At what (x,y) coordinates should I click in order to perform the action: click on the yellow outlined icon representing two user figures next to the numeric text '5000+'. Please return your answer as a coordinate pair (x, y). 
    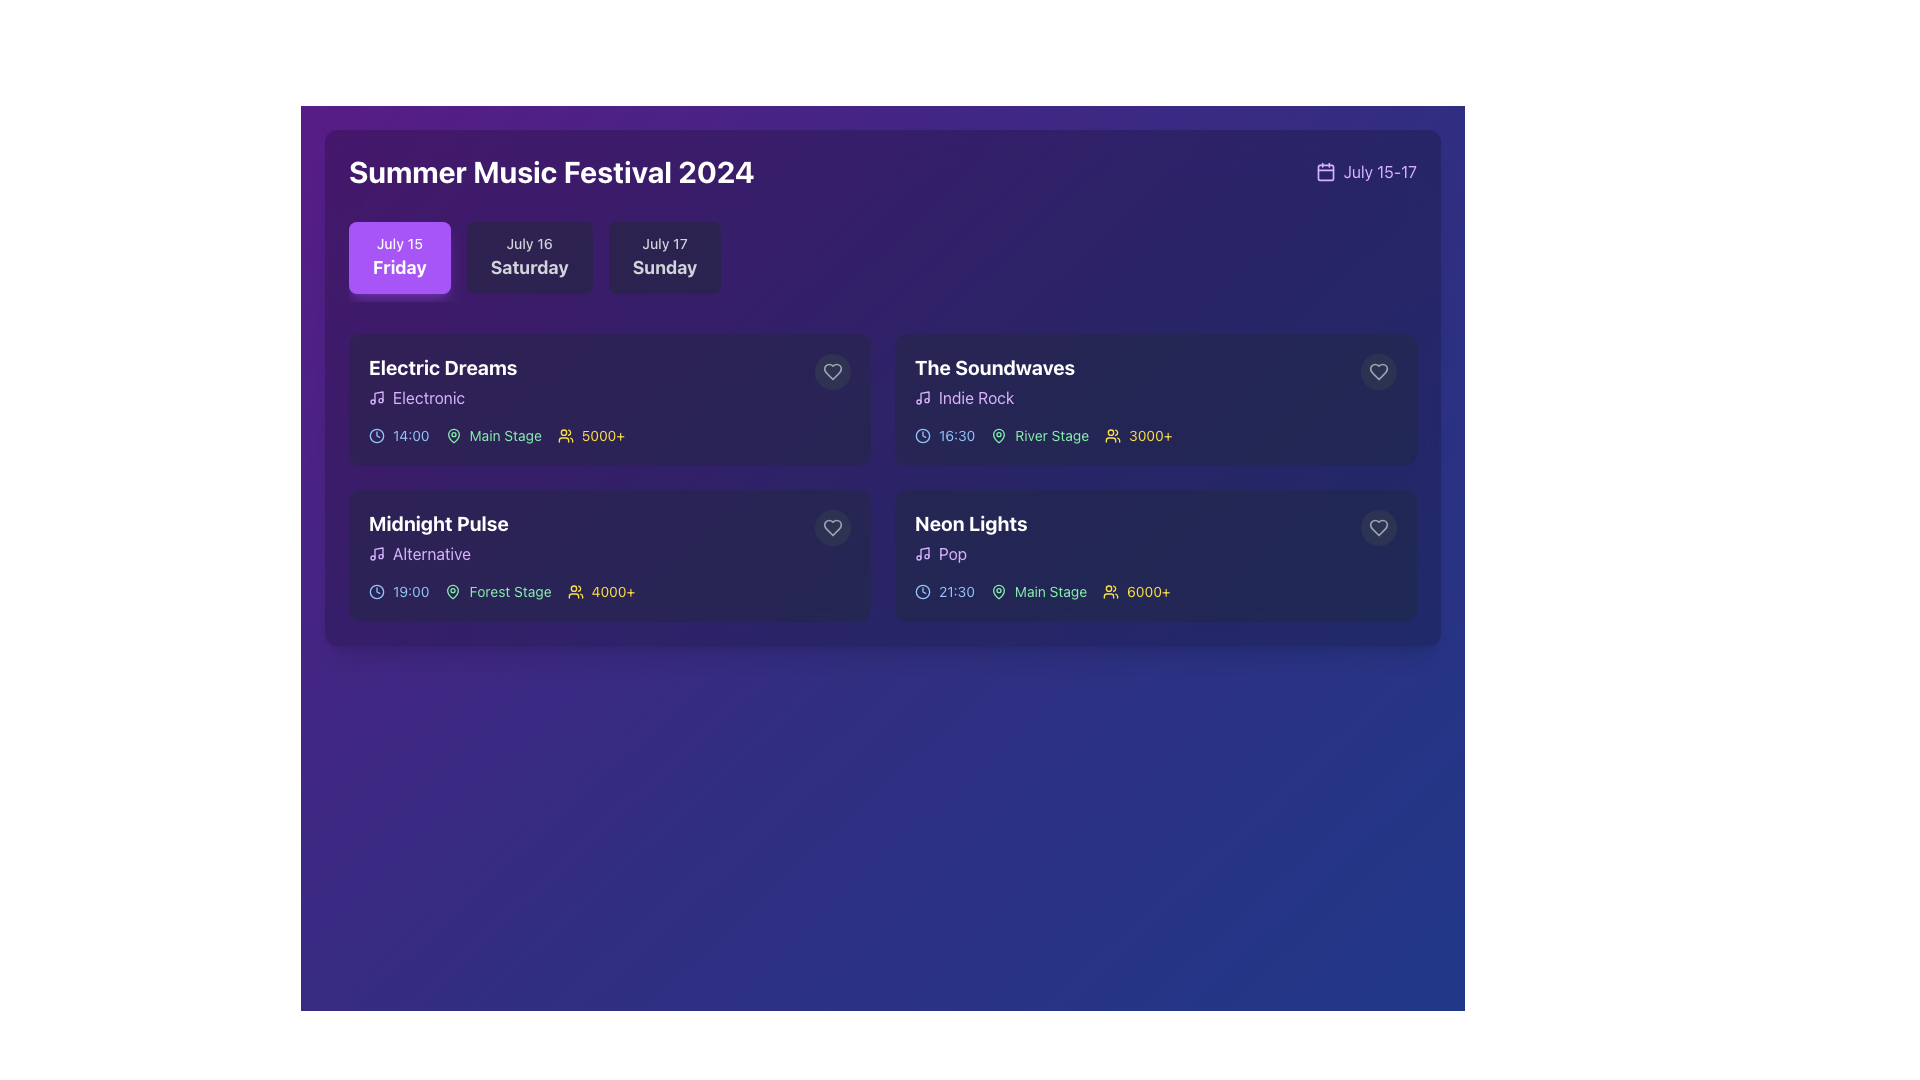
    Looking at the image, I should click on (564, 434).